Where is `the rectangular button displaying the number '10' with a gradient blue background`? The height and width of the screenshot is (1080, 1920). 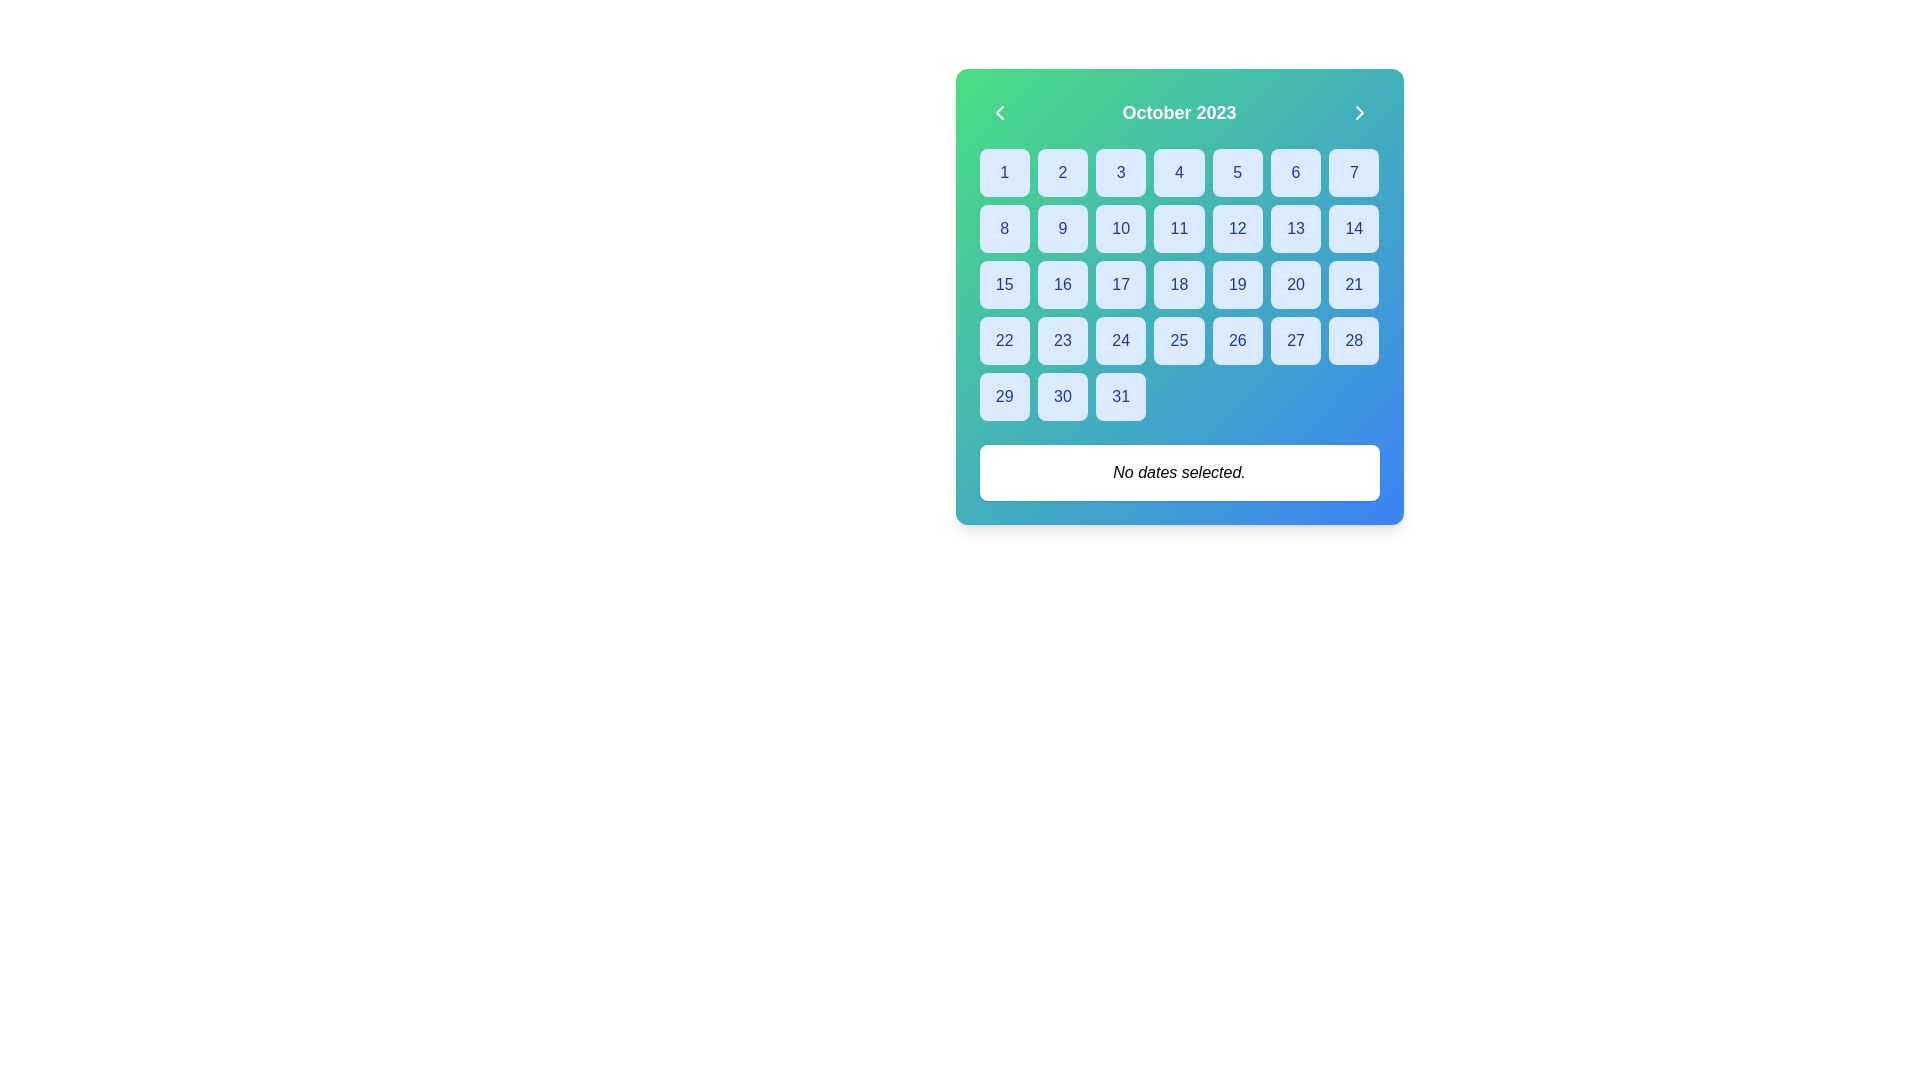 the rectangular button displaying the number '10' with a gradient blue background is located at coordinates (1121, 227).